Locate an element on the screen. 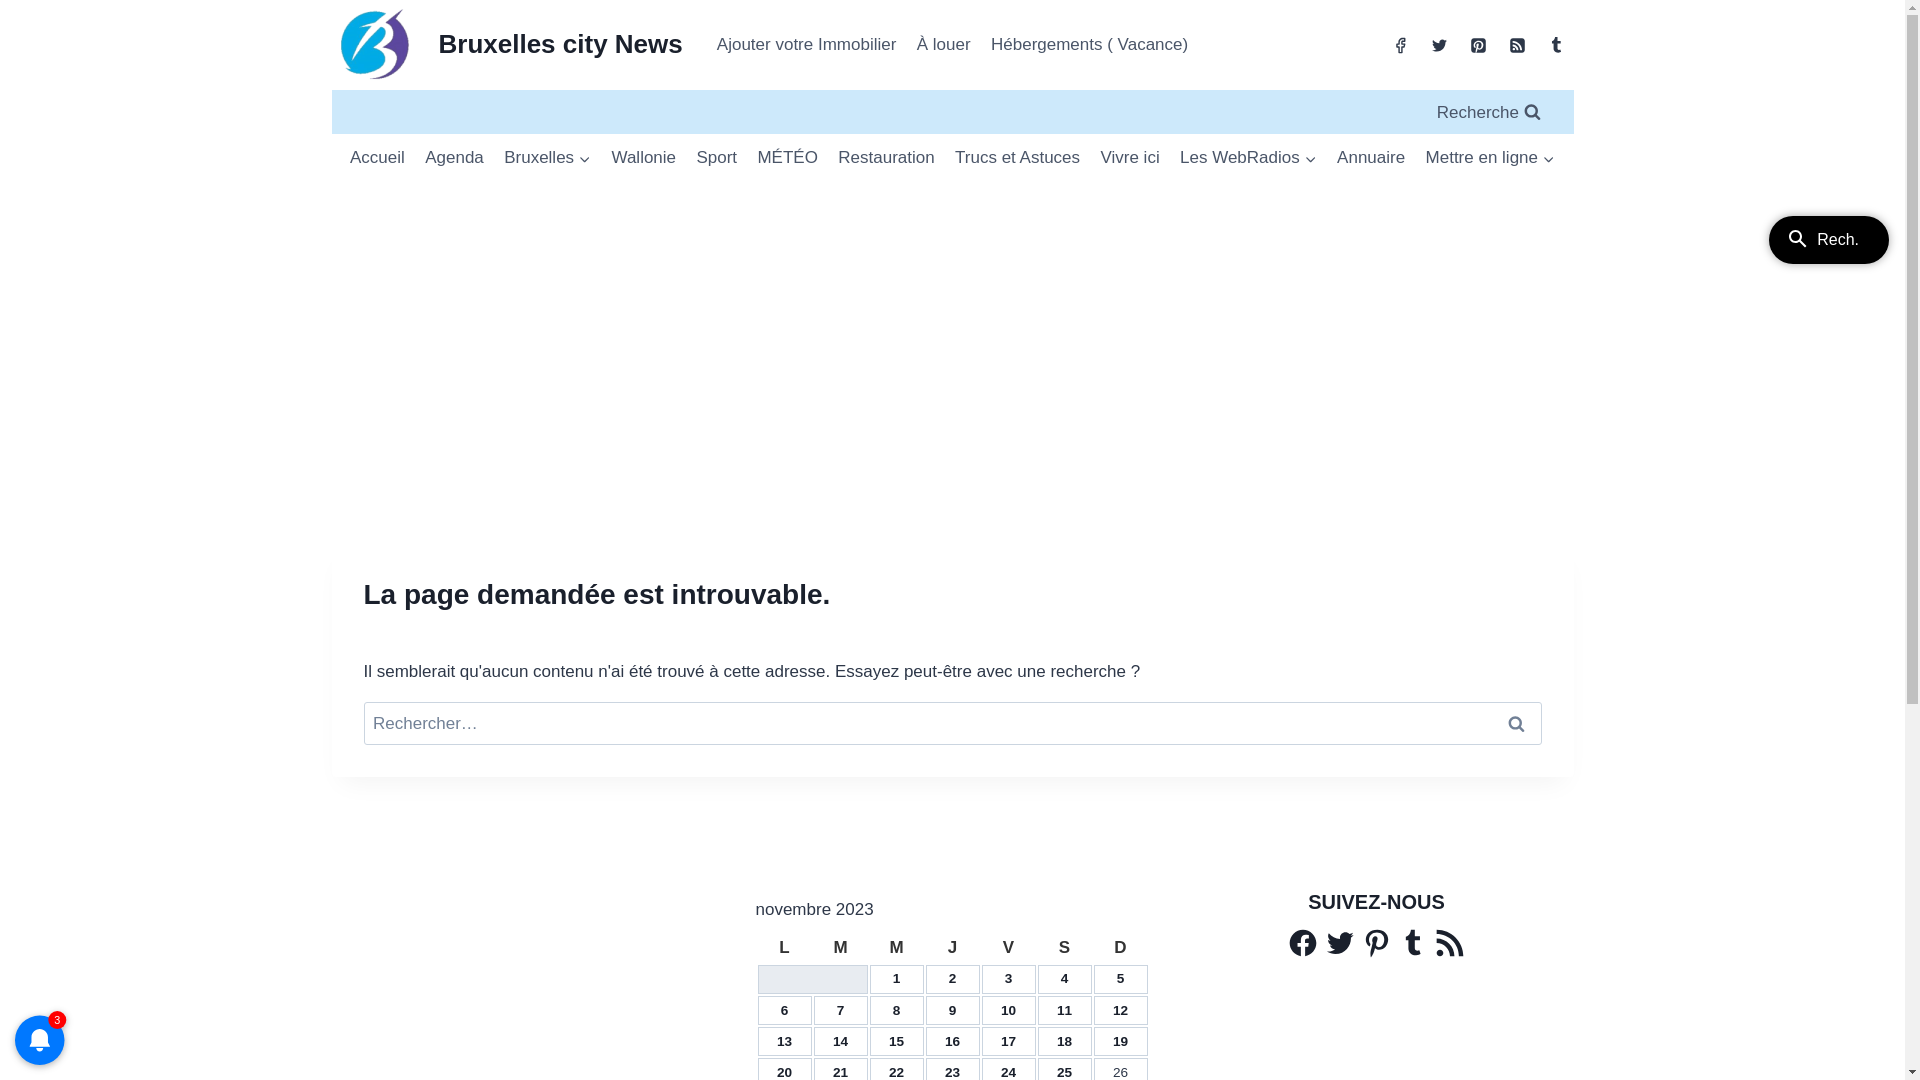 Image resolution: width=1920 pixels, height=1080 pixels. '16' is located at coordinates (951, 1040).